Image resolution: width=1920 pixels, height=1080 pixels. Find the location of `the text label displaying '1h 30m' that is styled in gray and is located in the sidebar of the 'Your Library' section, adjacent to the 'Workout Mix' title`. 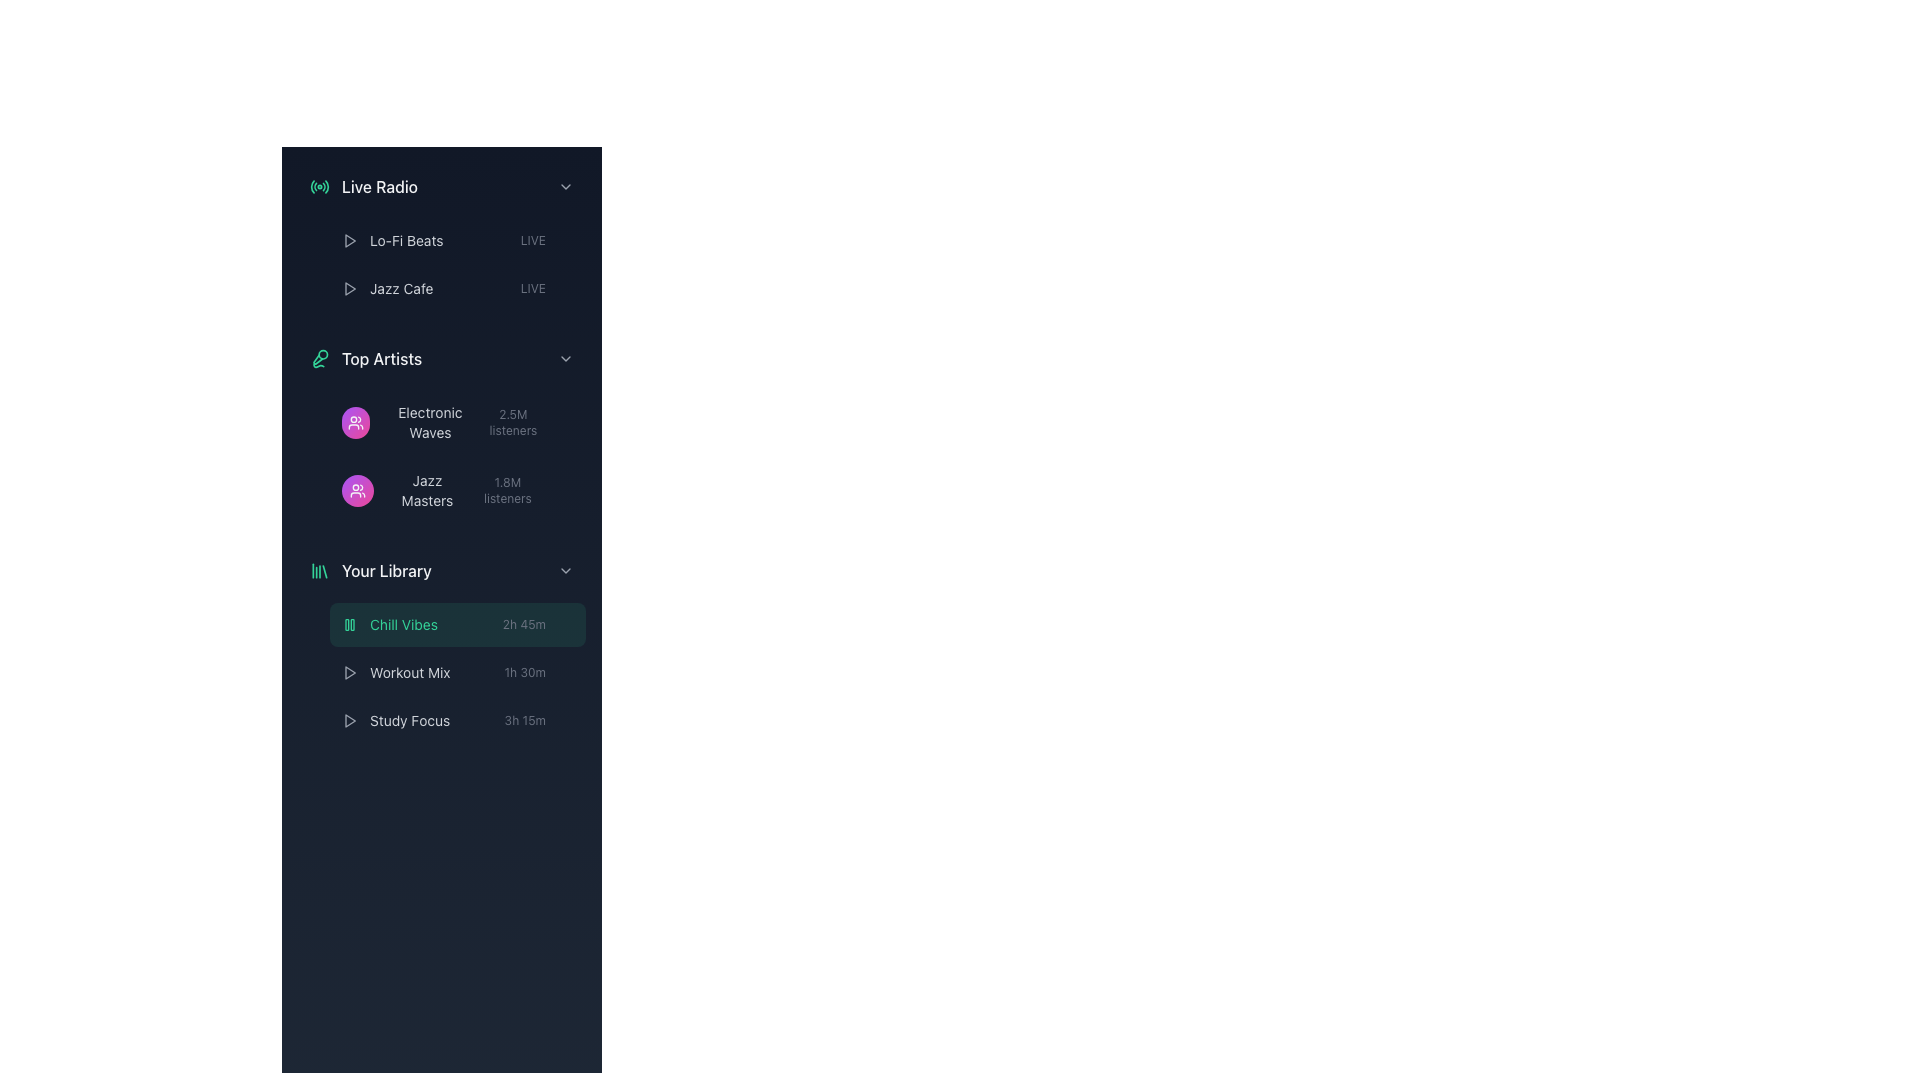

the text label displaying '1h 30m' that is styled in gray and is located in the sidebar of the 'Your Library' section, adjacent to the 'Workout Mix' title is located at coordinates (539, 672).